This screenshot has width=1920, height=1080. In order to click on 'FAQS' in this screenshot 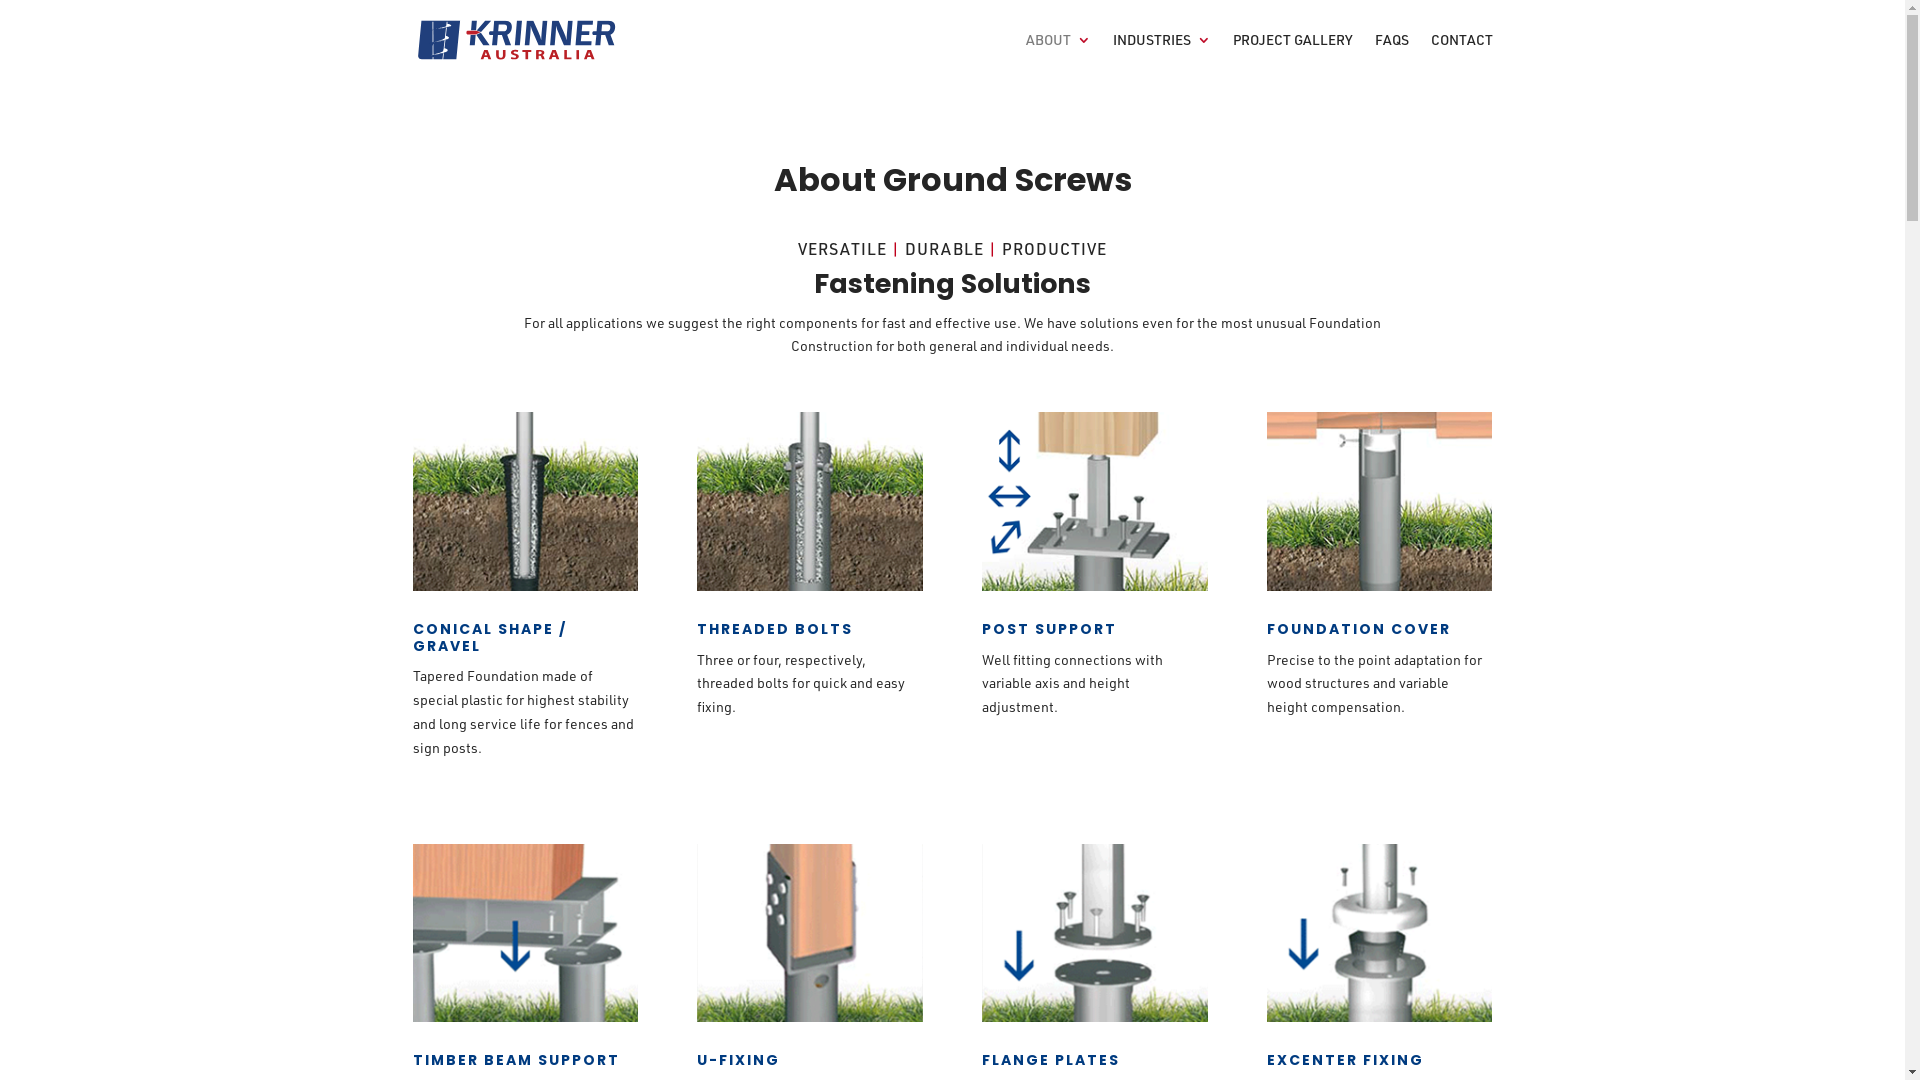, I will do `click(1390, 55)`.